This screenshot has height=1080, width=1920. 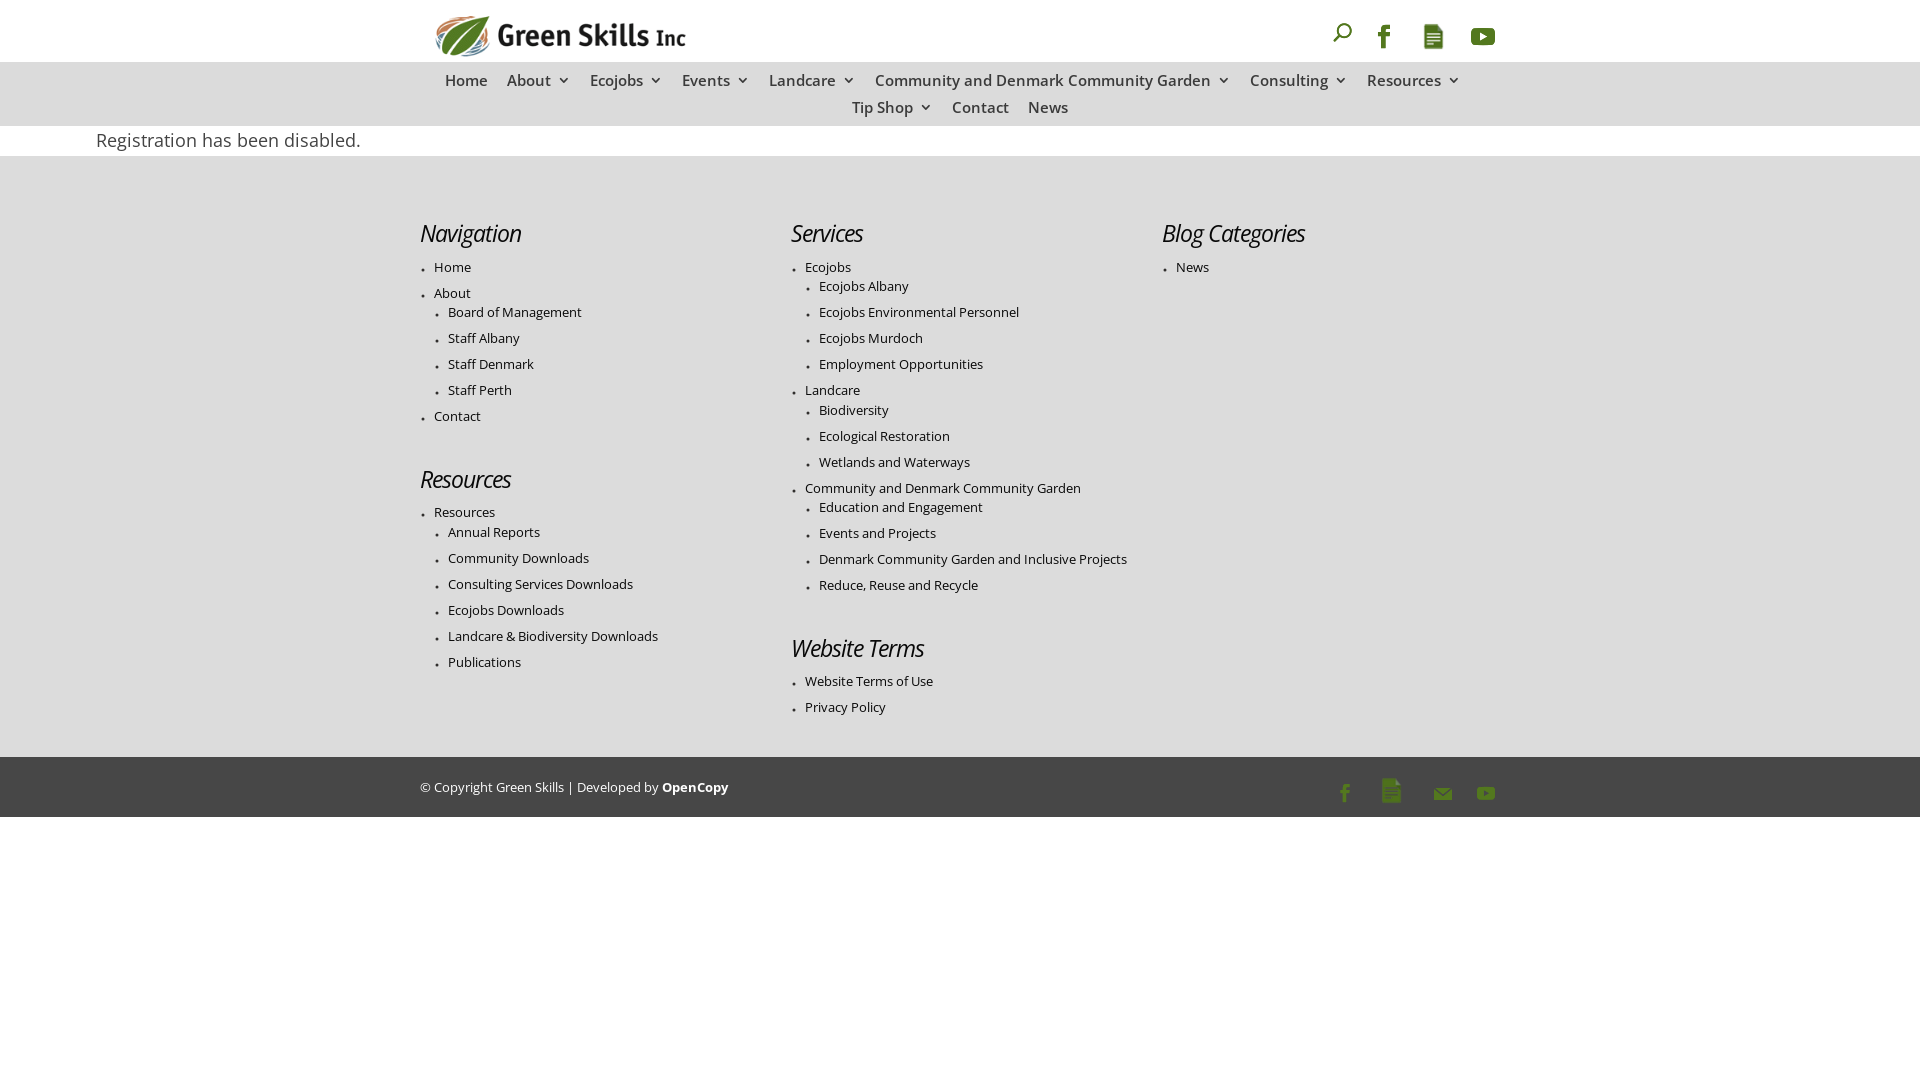 I want to click on 'Community and Denmark Community Garden', so click(x=1050, y=84).